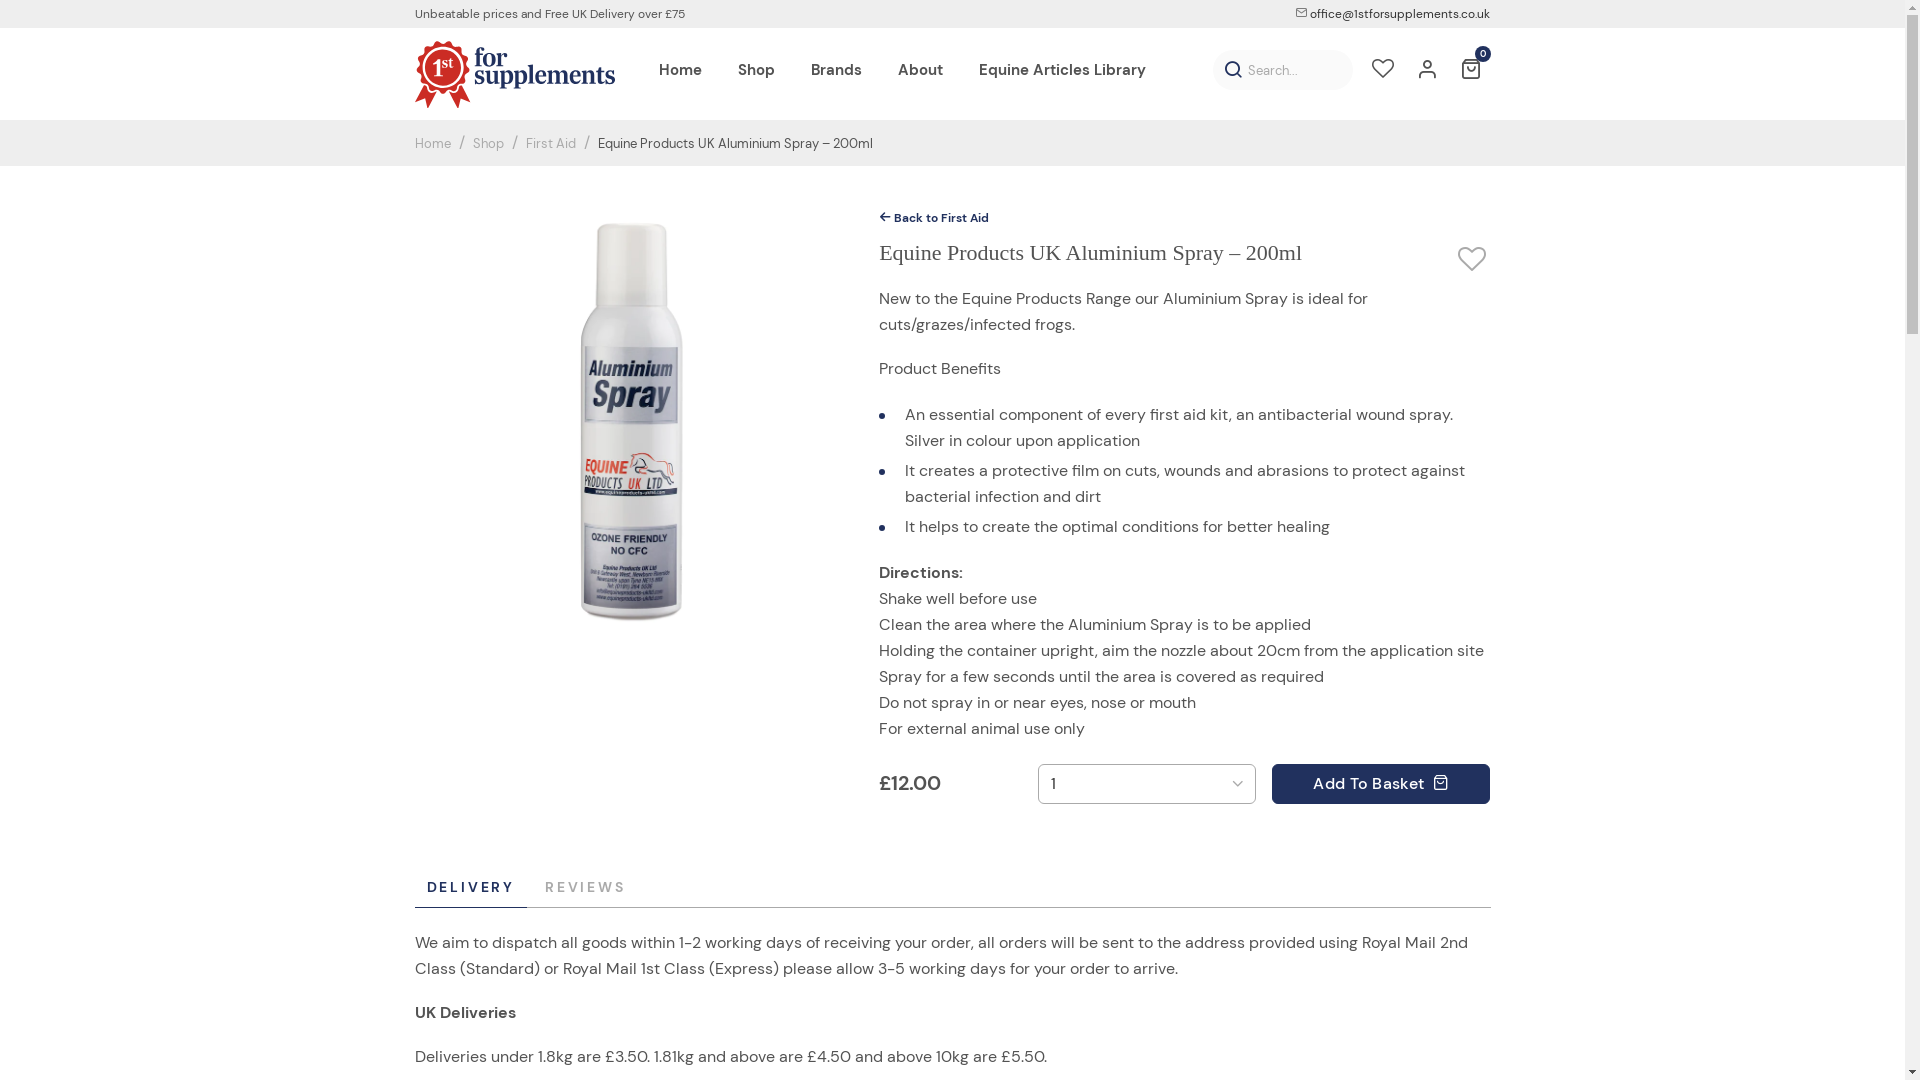  I want to click on 'Equine Articles Library', so click(1060, 69).